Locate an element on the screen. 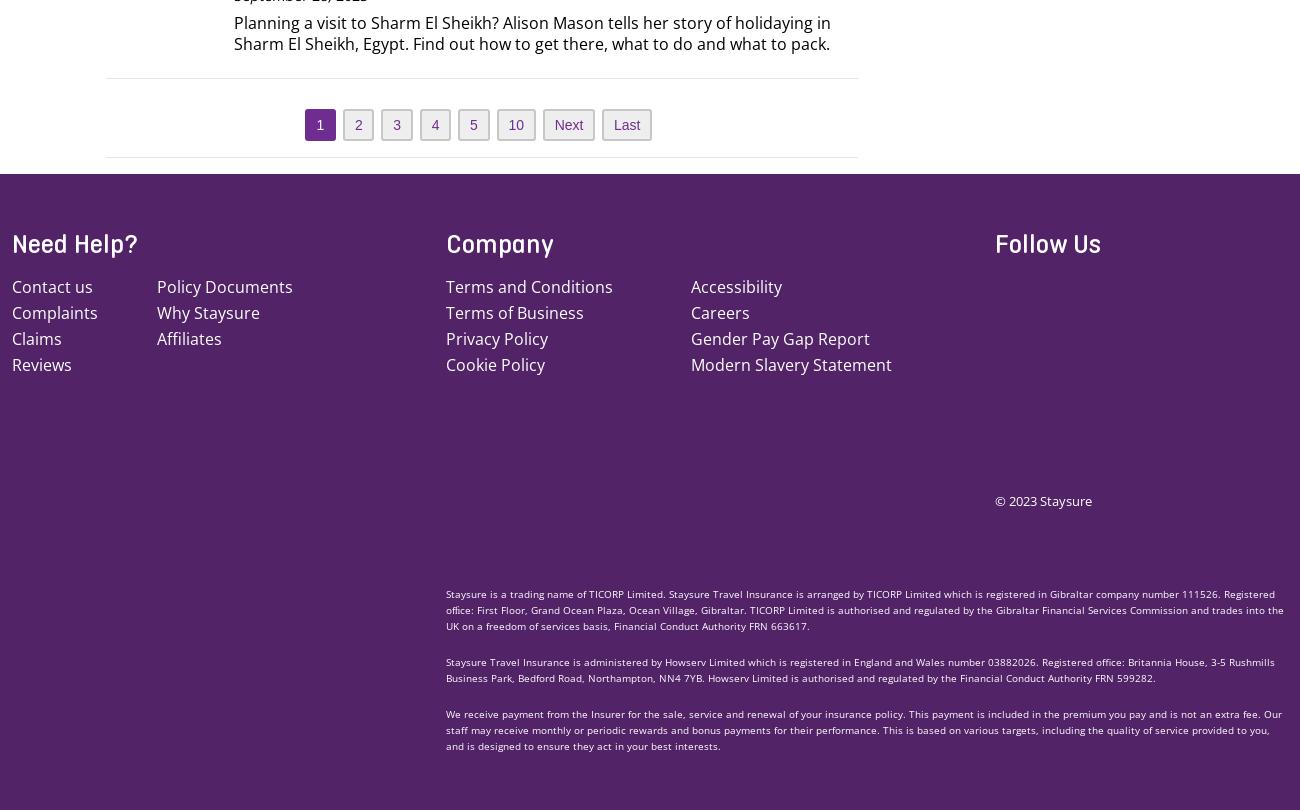 This screenshot has width=1300, height=810. 'Careers' is located at coordinates (720, 311).